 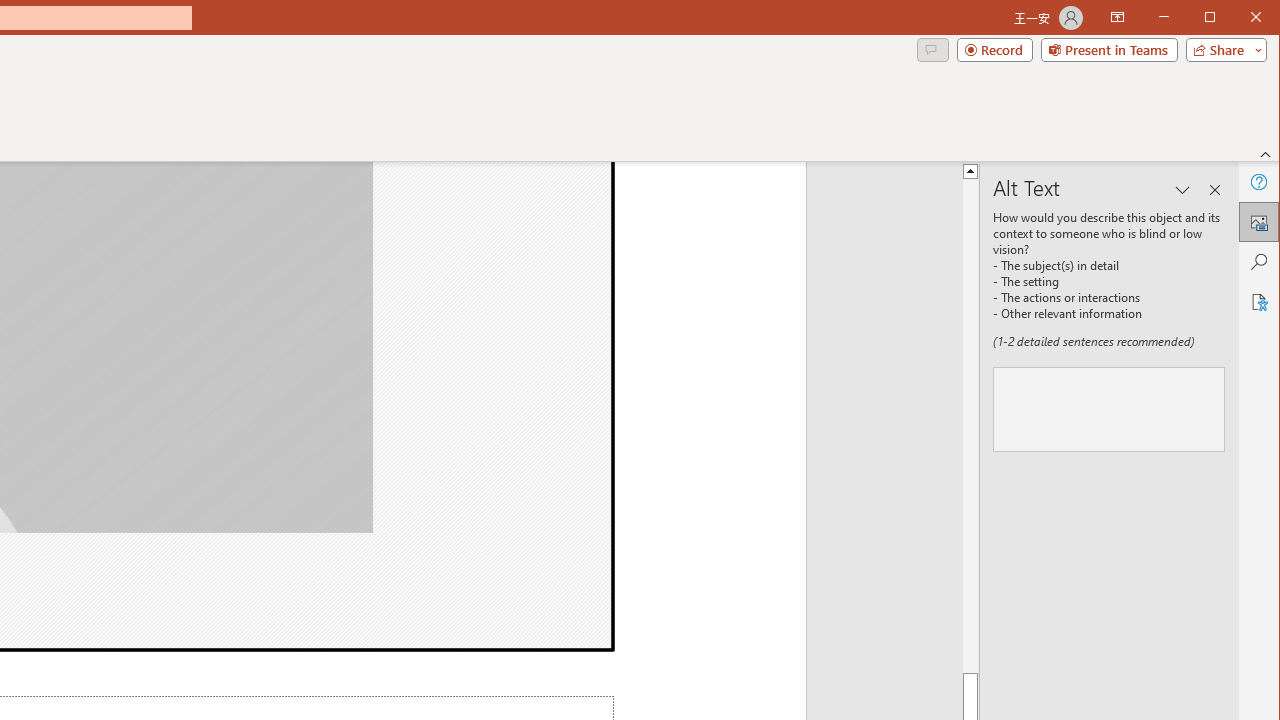 What do you see at coordinates (1108, 408) in the screenshot?
I see `'Description'` at bounding box center [1108, 408].